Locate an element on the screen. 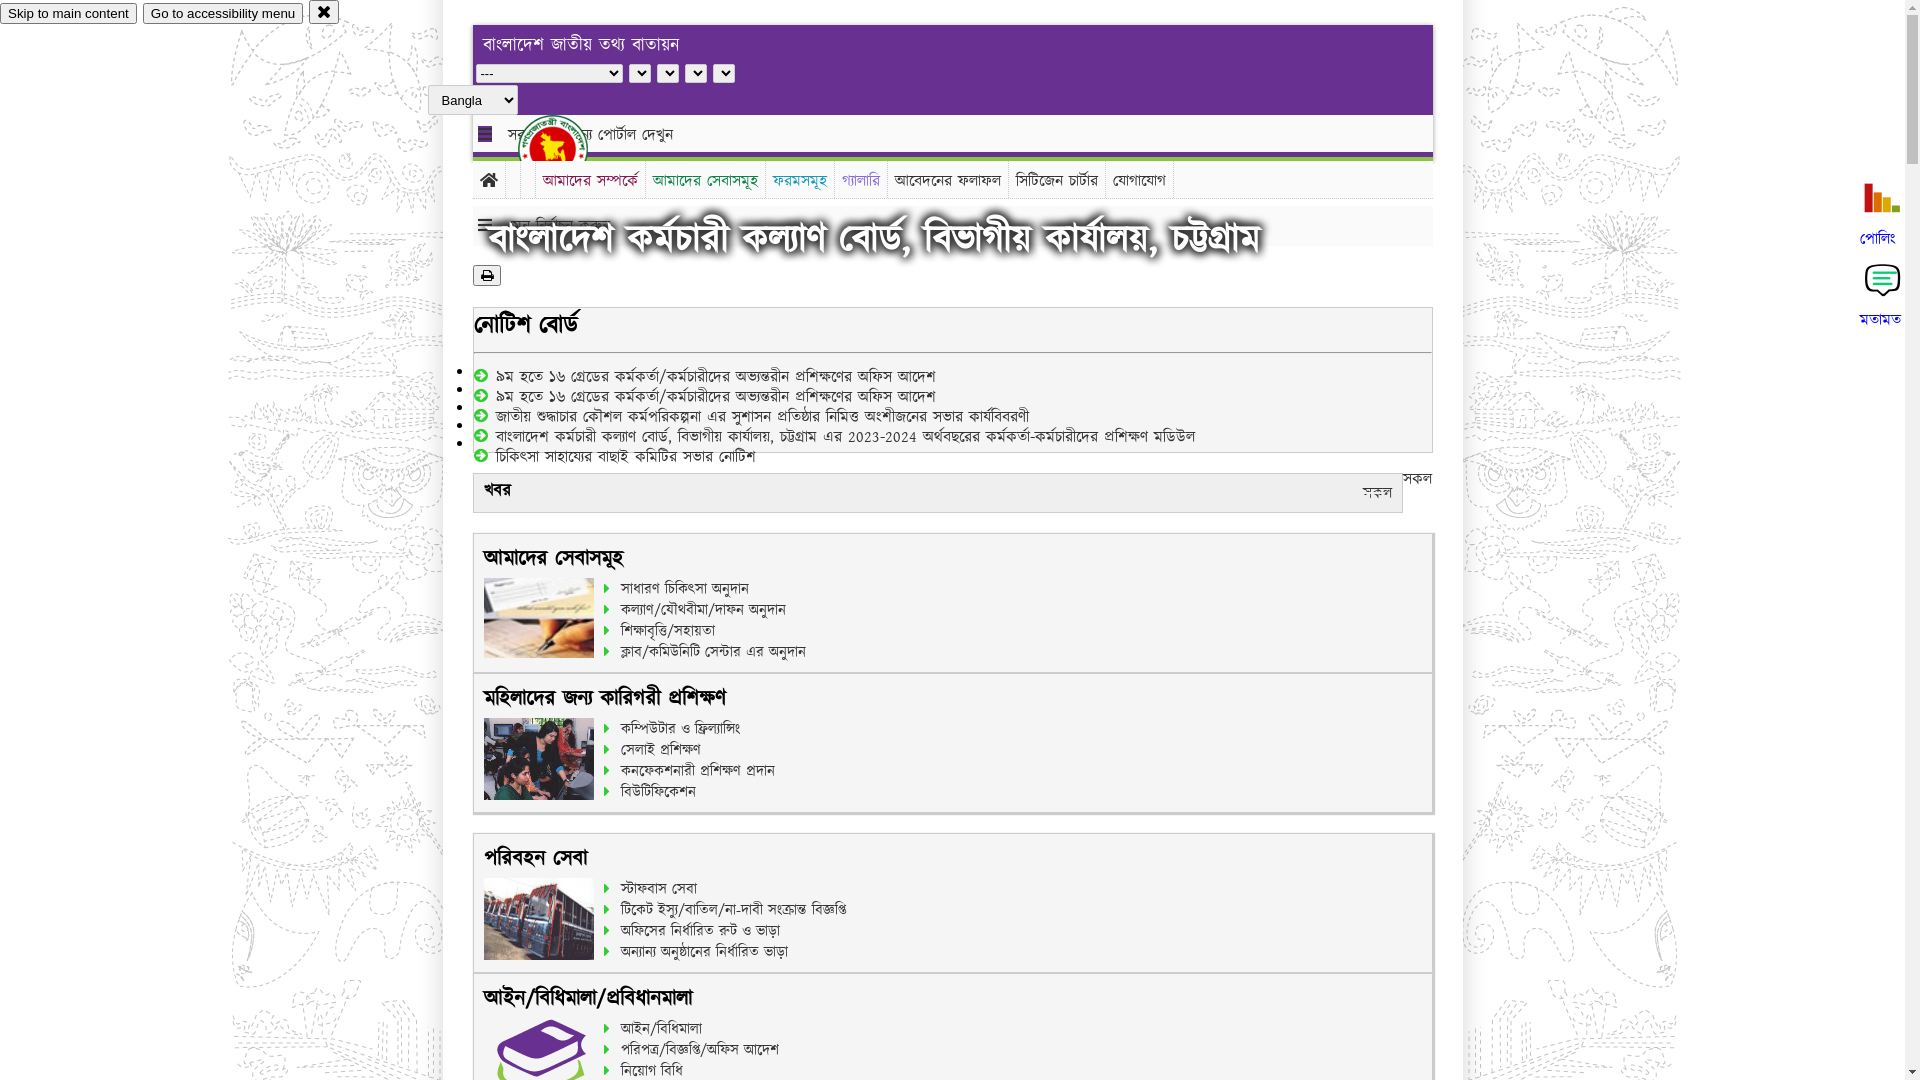 The width and height of the screenshot is (1920, 1080). ' is located at coordinates (518, 148).